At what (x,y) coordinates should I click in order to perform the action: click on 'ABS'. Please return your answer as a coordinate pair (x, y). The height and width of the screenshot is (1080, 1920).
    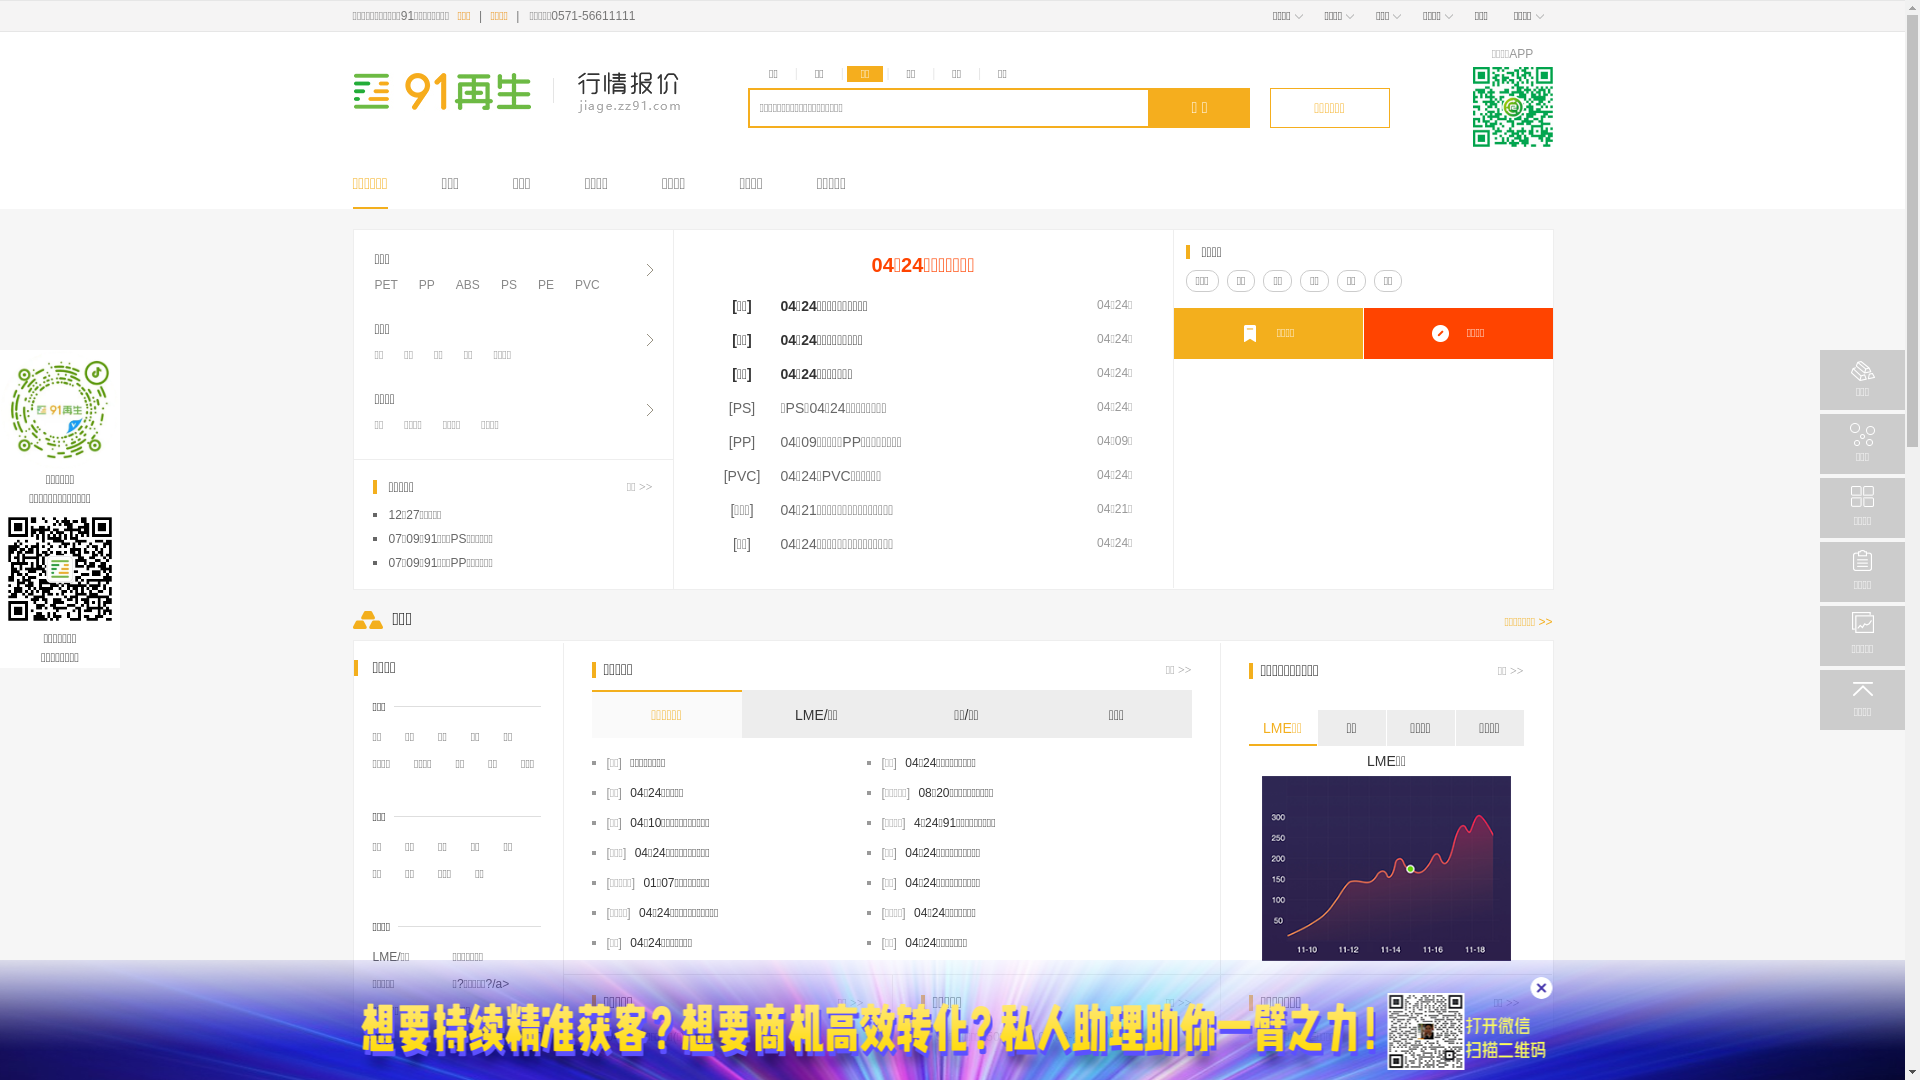
    Looking at the image, I should click on (466, 285).